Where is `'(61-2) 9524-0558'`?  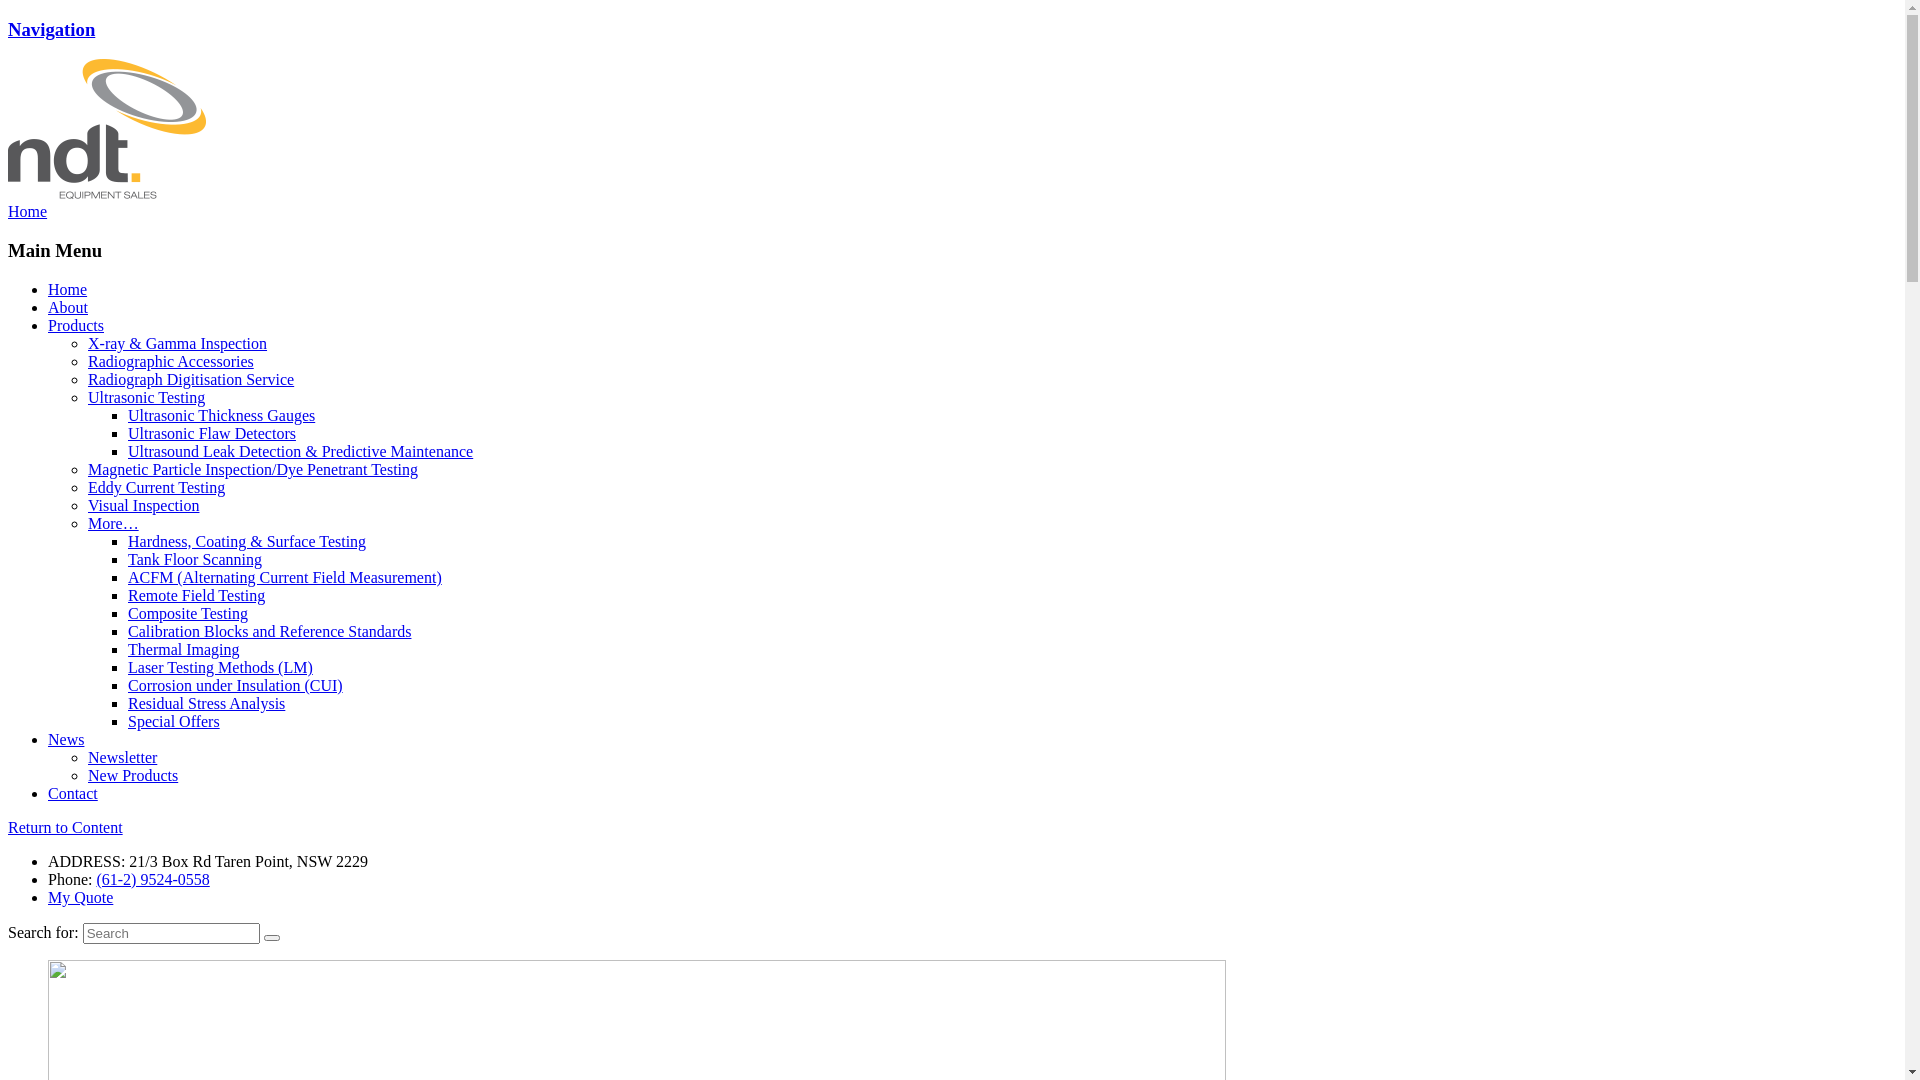 '(61-2) 9524-0558' is located at coordinates (151, 878).